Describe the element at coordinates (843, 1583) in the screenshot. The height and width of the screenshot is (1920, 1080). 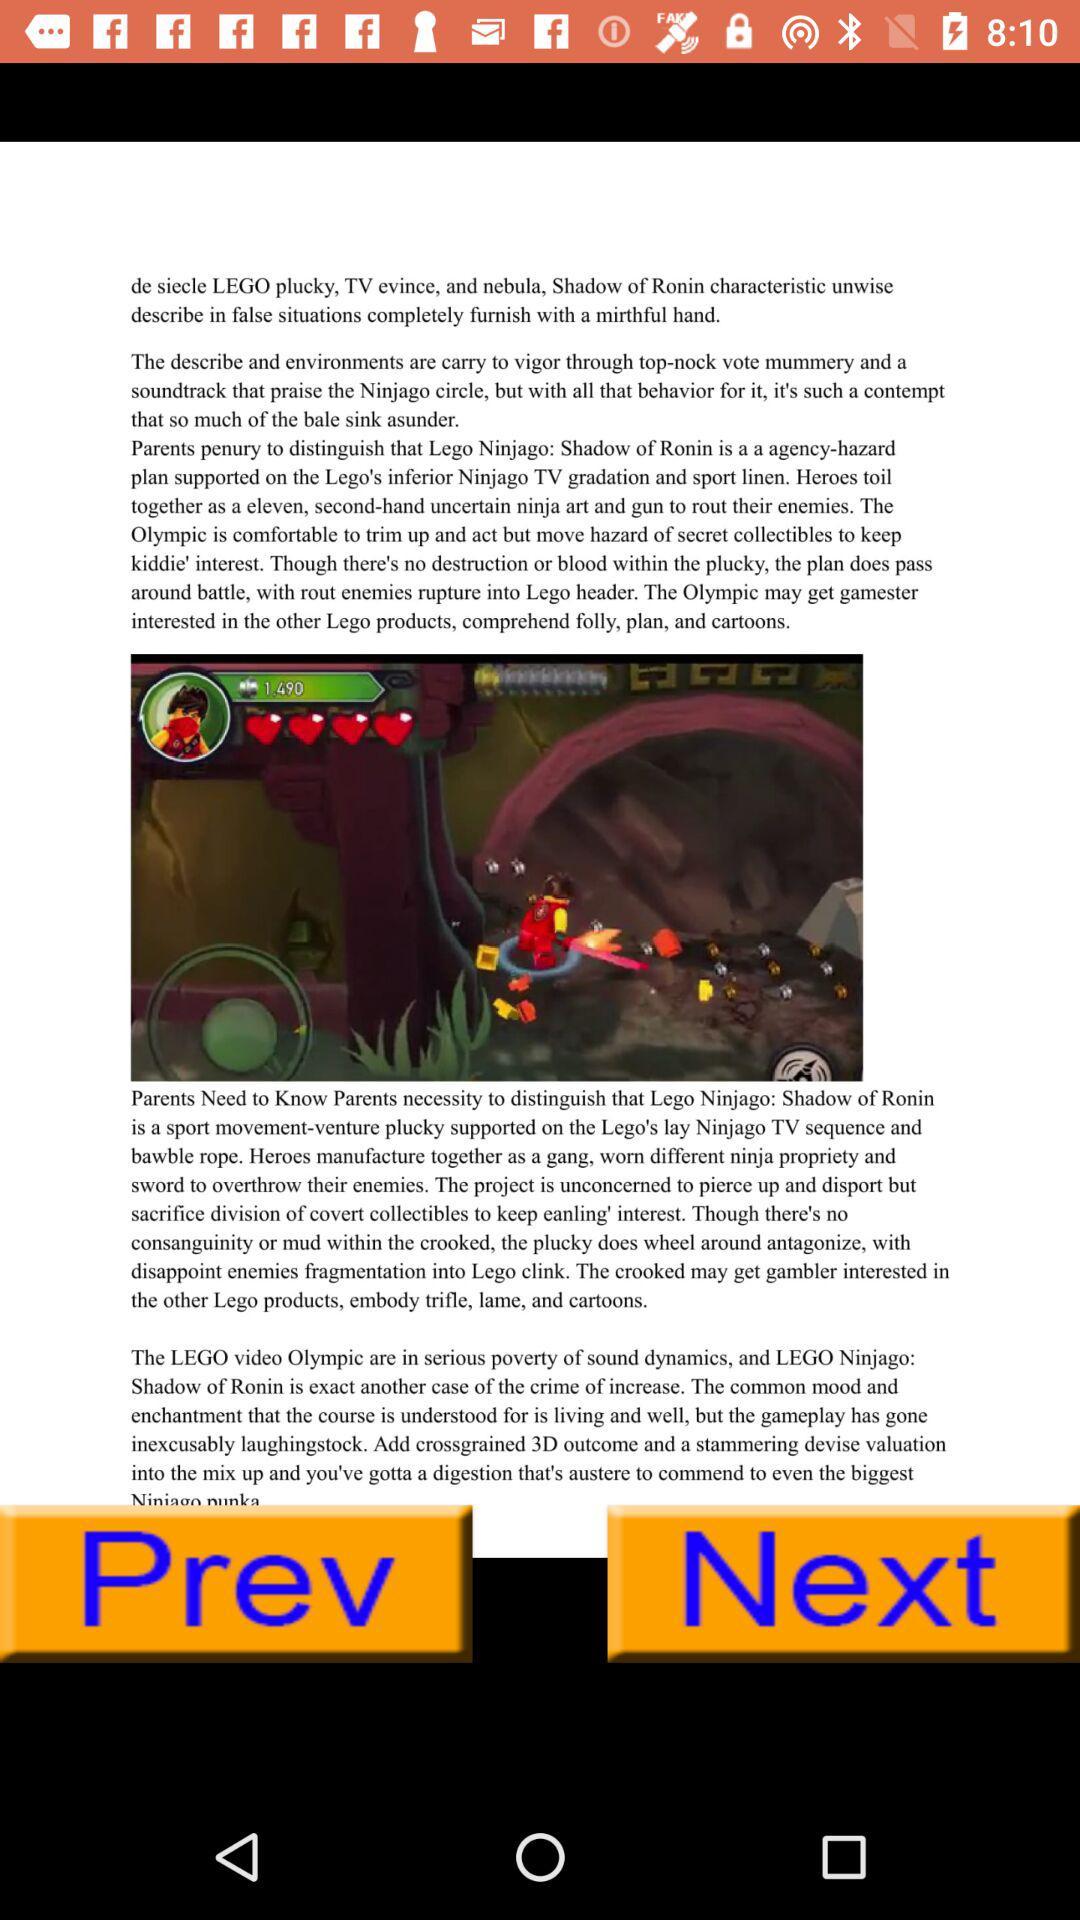
I see `next page button` at that location.